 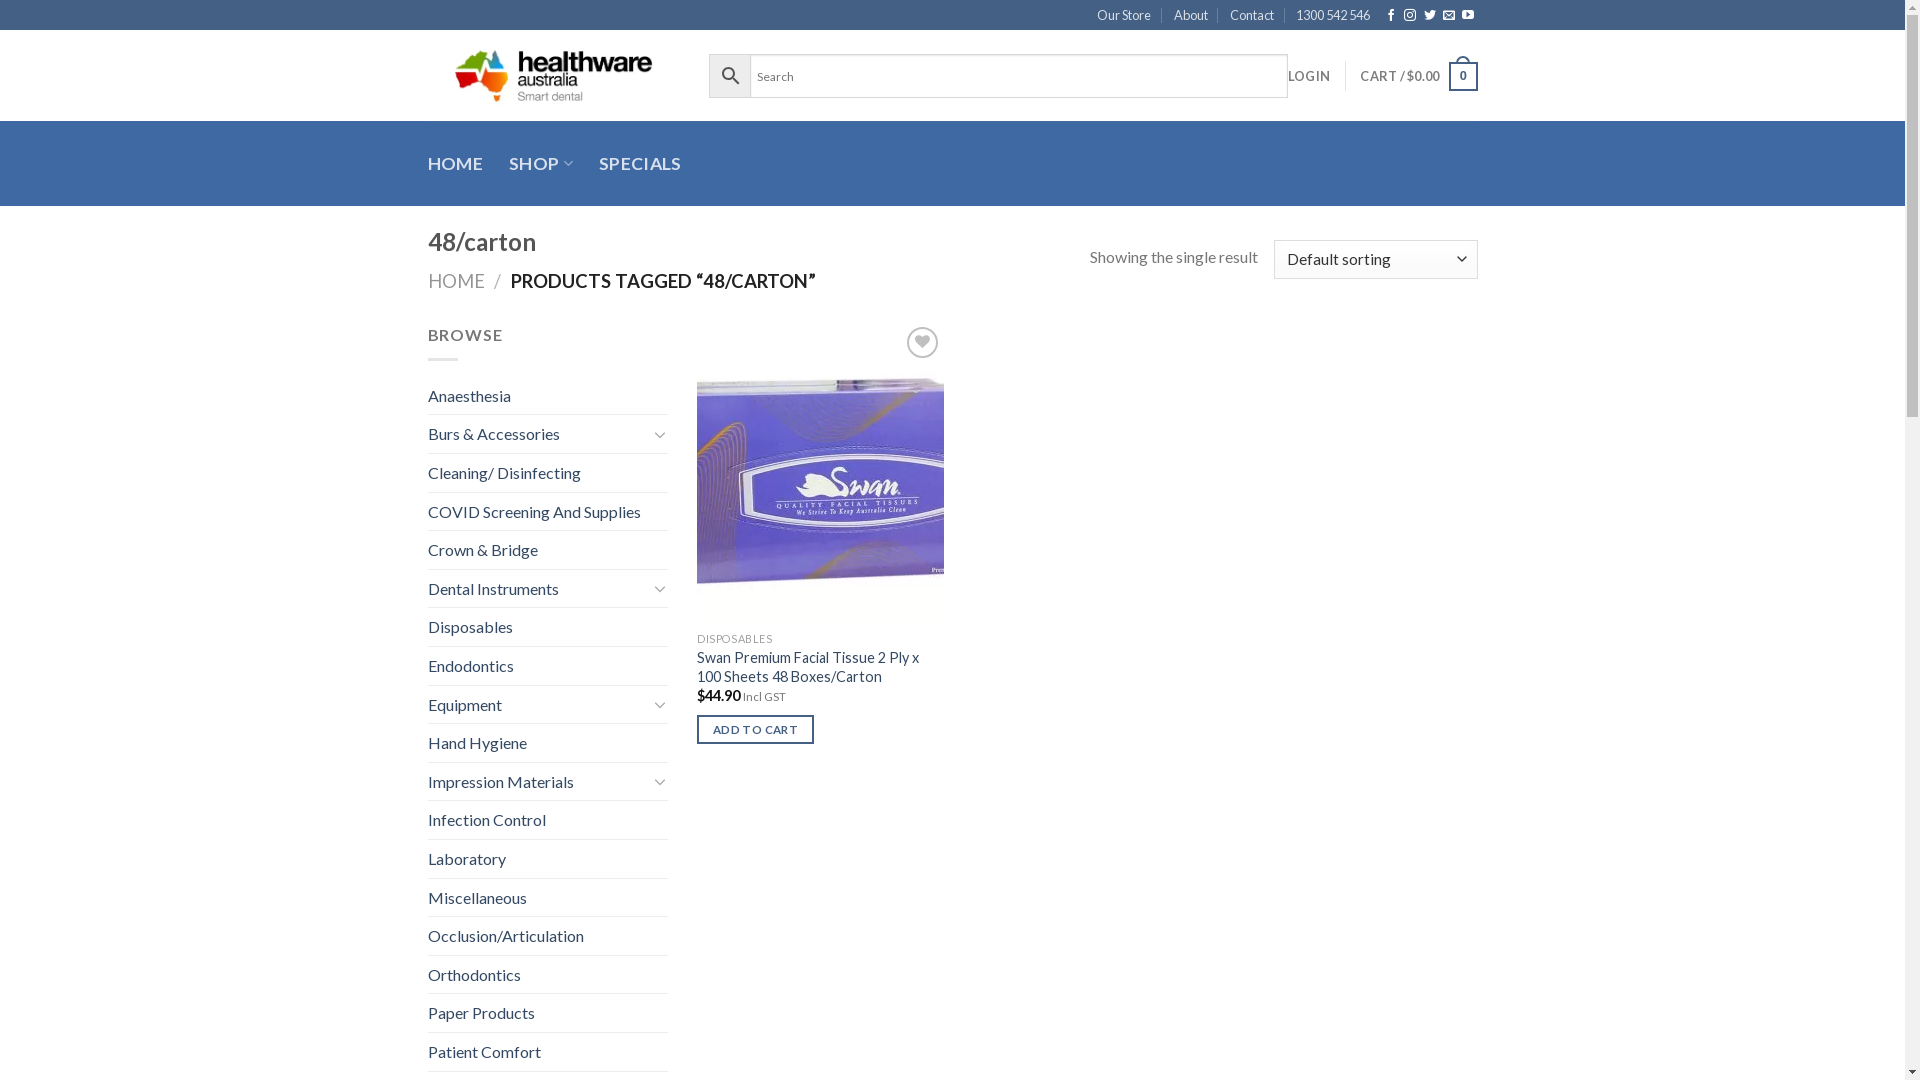 What do you see at coordinates (547, 743) in the screenshot?
I see `'Hand Hygiene'` at bounding box center [547, 743].